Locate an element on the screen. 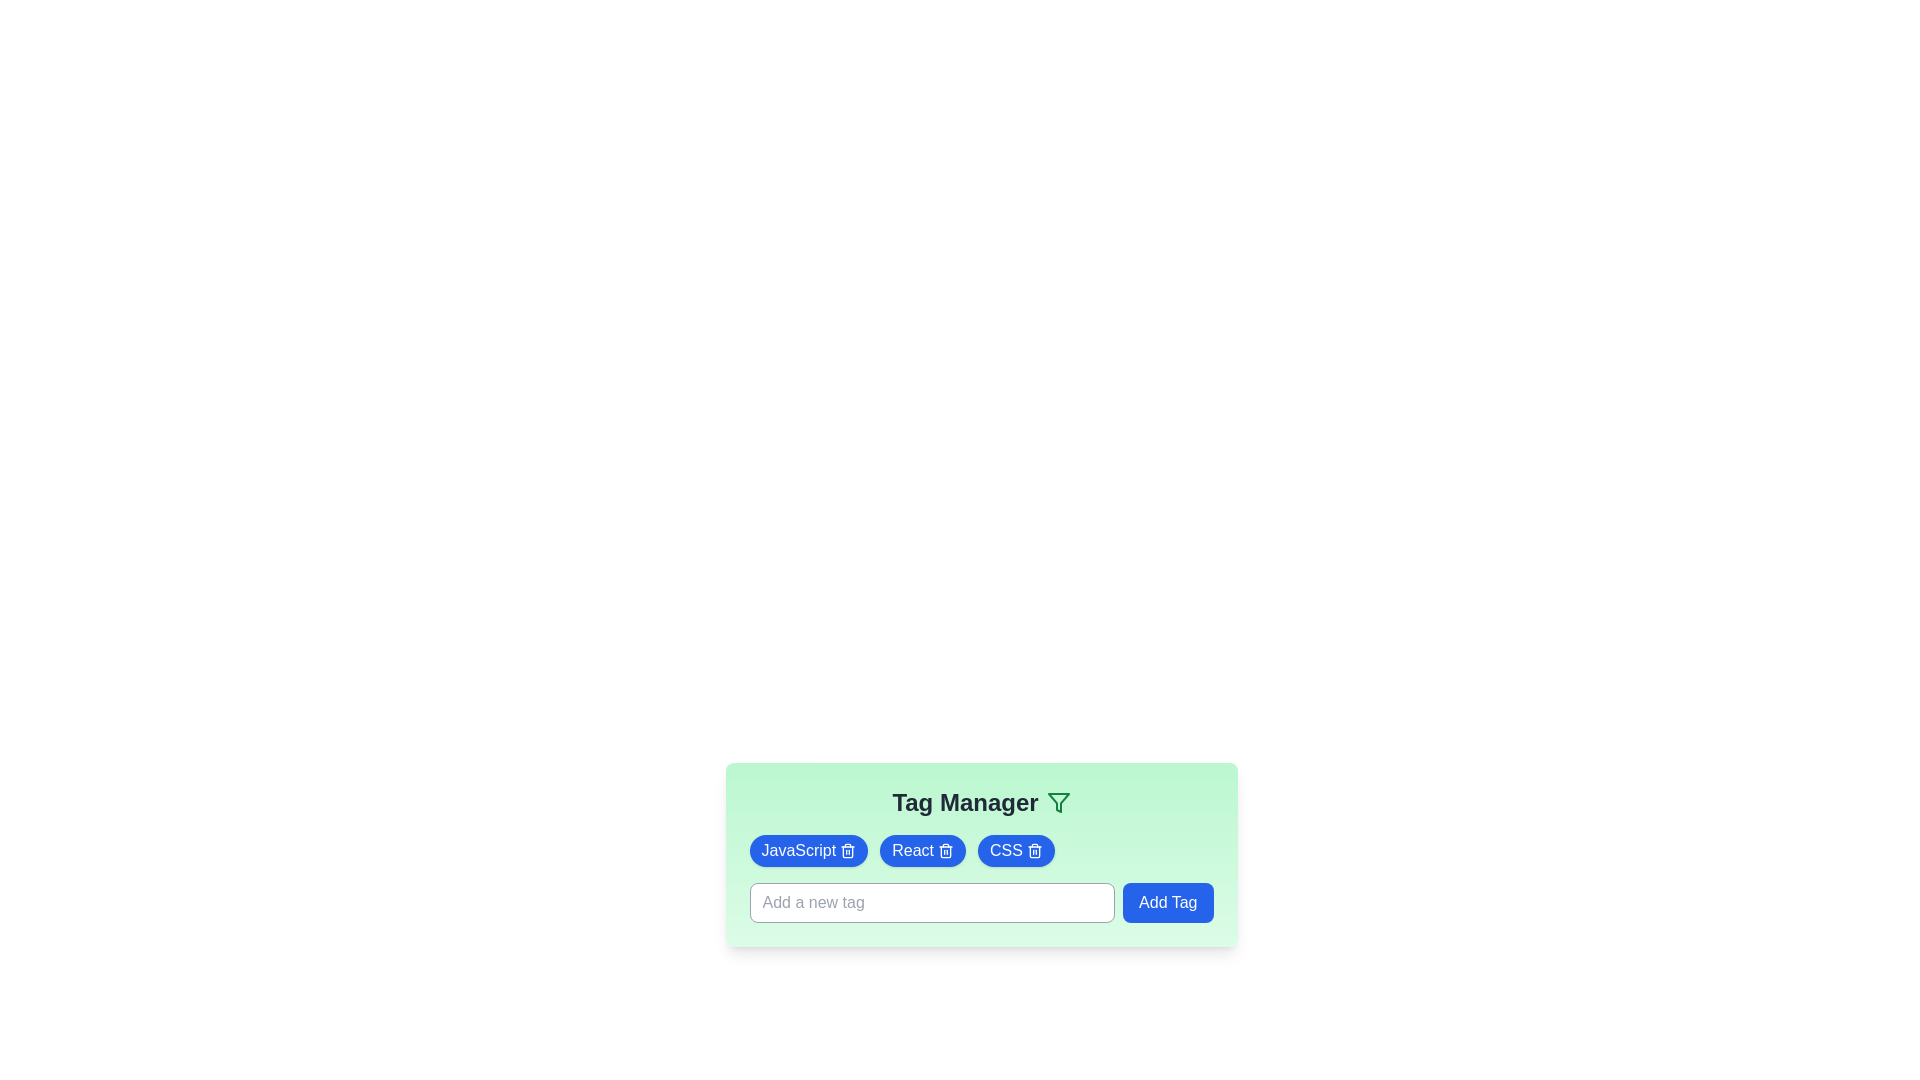  the second tag label in the tag component, which is positioned between the 'JavaScript' and 'CSS' tags is located at coordinates (912, 851).